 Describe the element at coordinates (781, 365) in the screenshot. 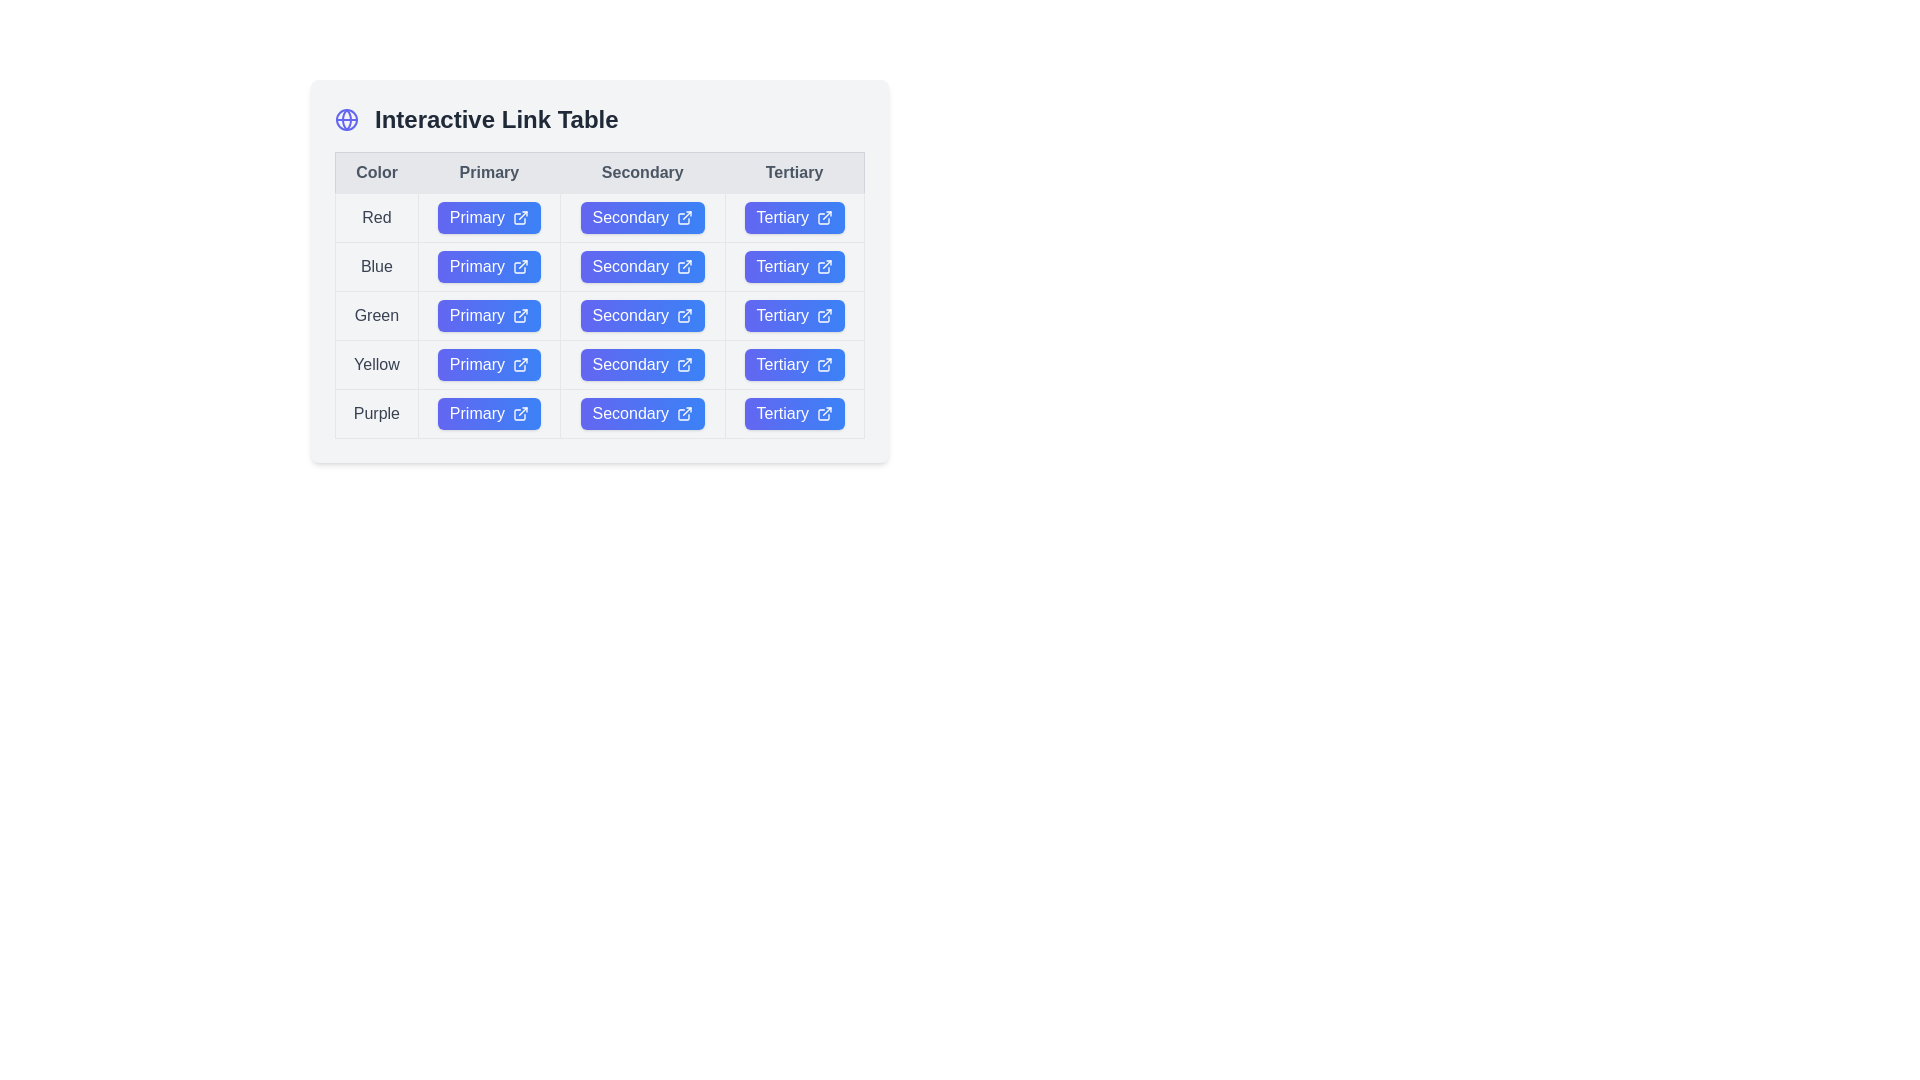

I see `the interactive button labeled 'Yellow' which is the third item in the row under the 'Tertiary' heading` at that location.